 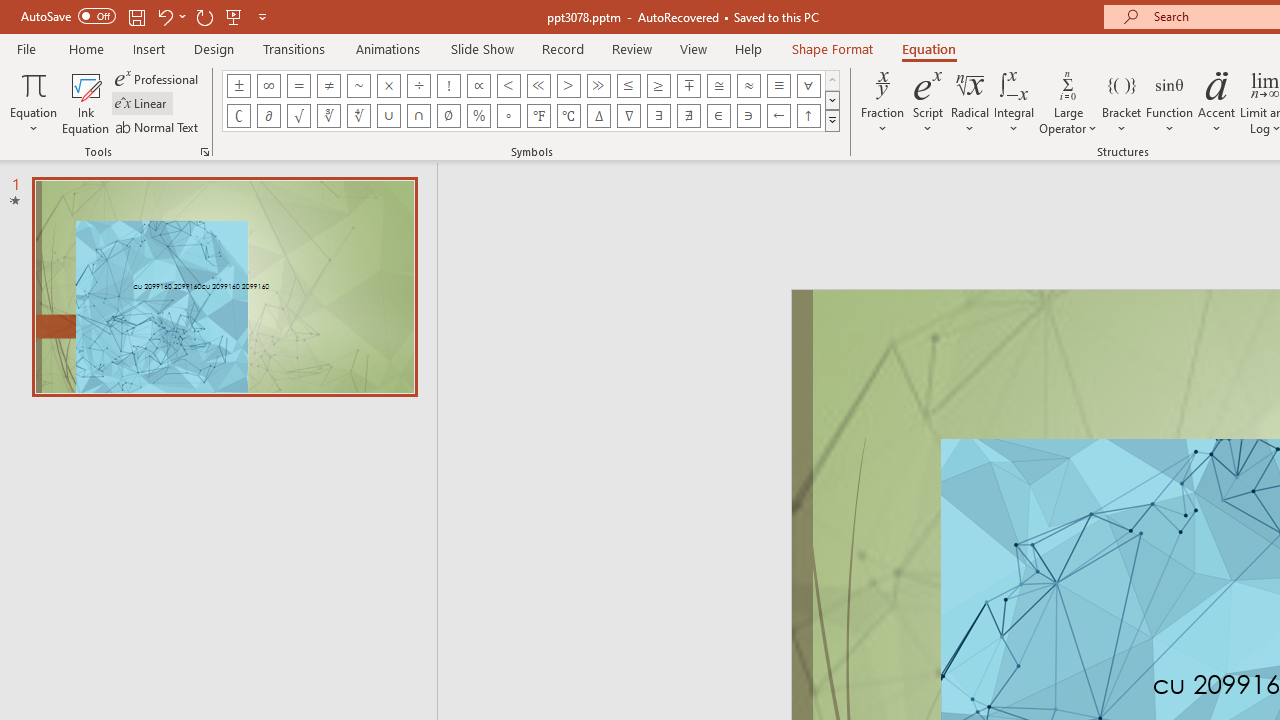 What do you see at coordinates (508, 115) in the screenshot?
I see `'Equation Symbol Degrees'` at bounding box center [508, 115].